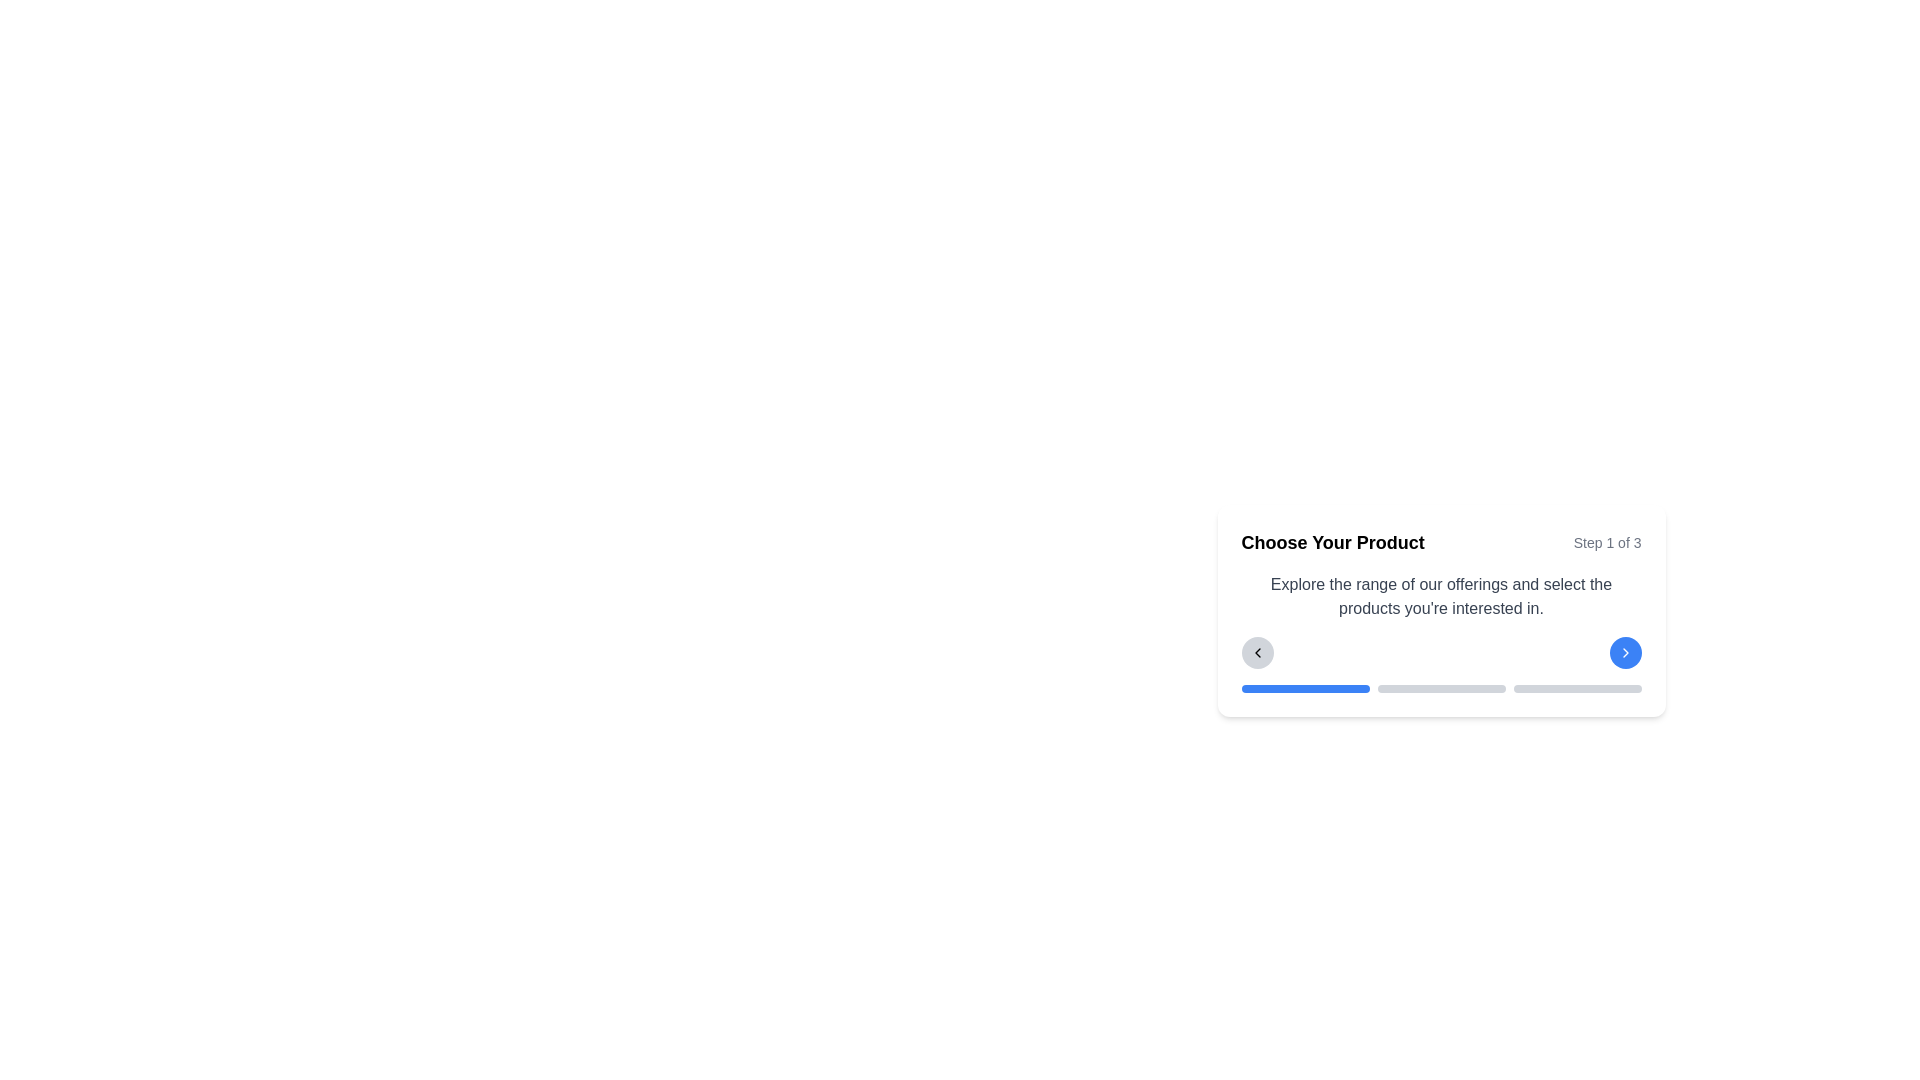 The height and width of the screenshot is (1080, 1920). Describe the element at coordinates (1256, 652) in the screenshot. I see `the circular button with a light gray background and a black left-pointing chevron icon` at that location.